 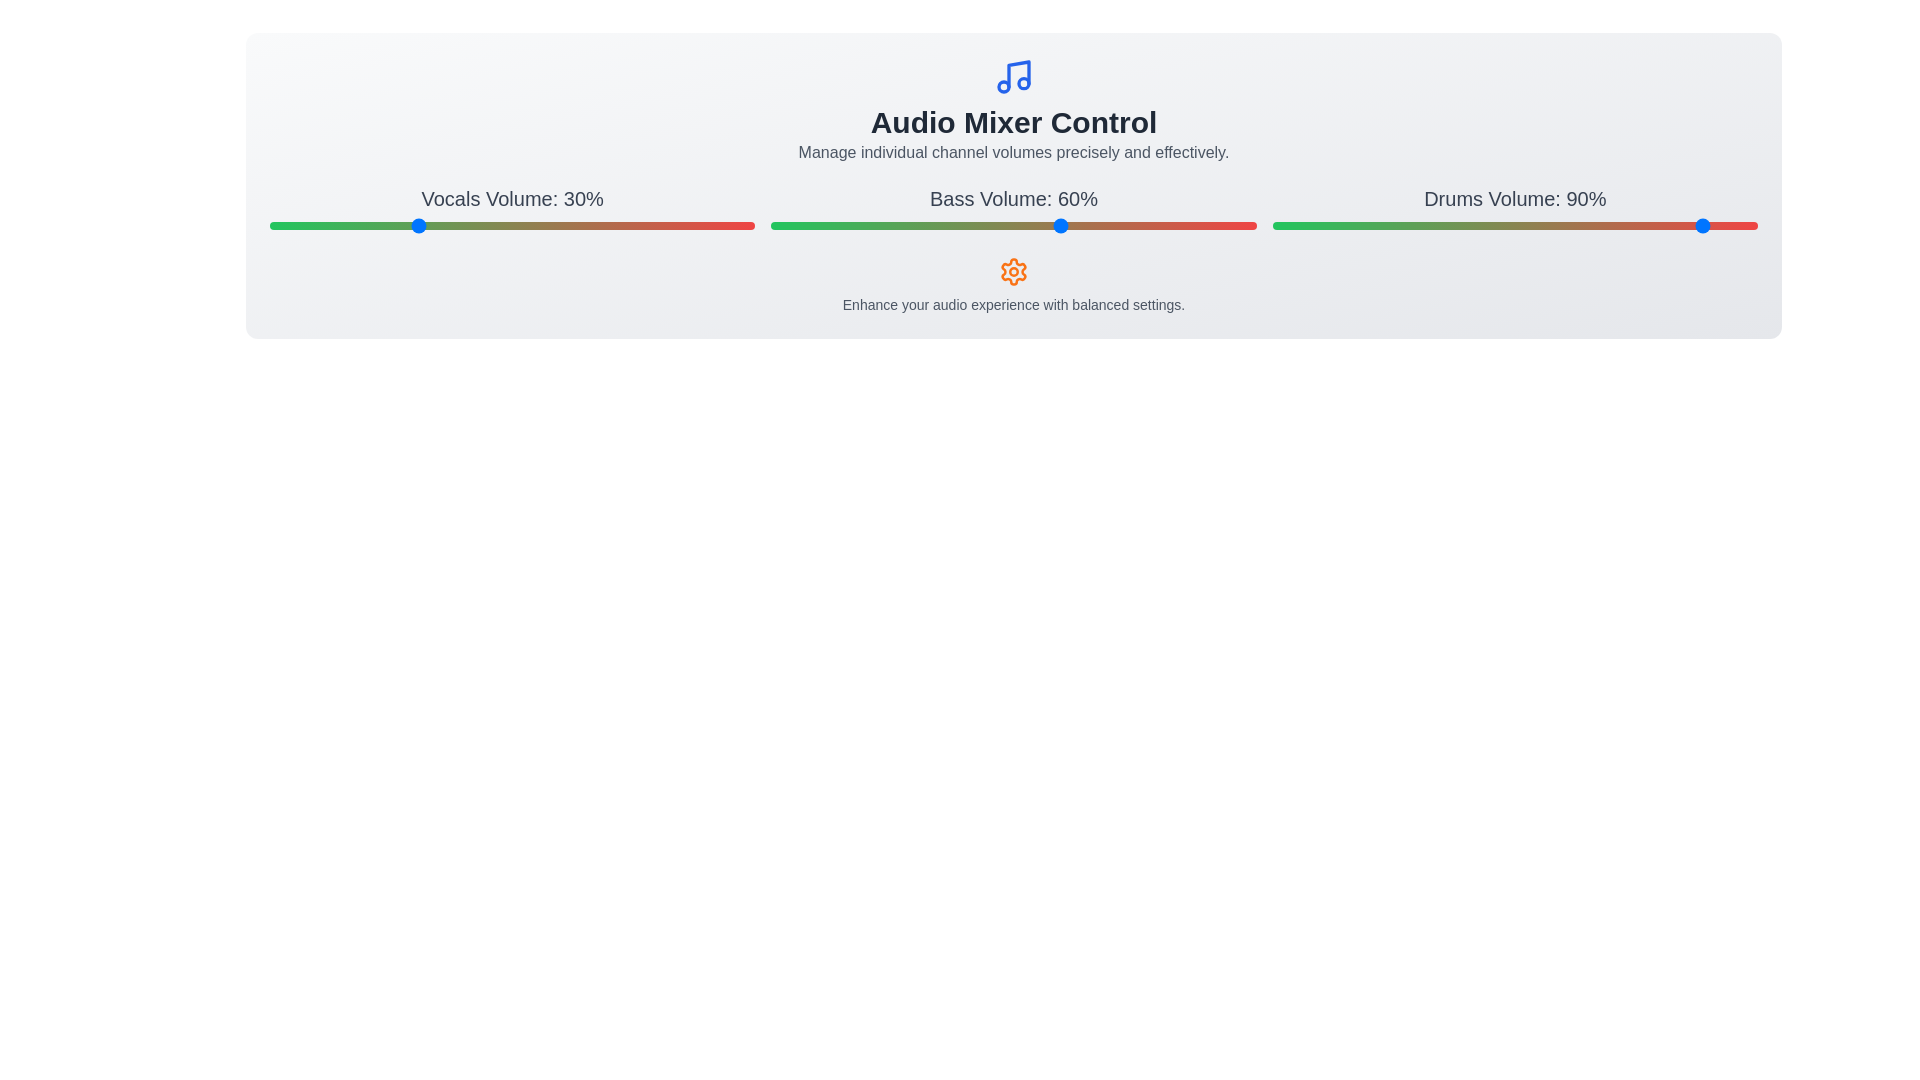 What do you see at coordinates (1105, 225) in the screenshot?
I see `the 'Bass' volume slider to 69%` at bounding box center [1105, 225].